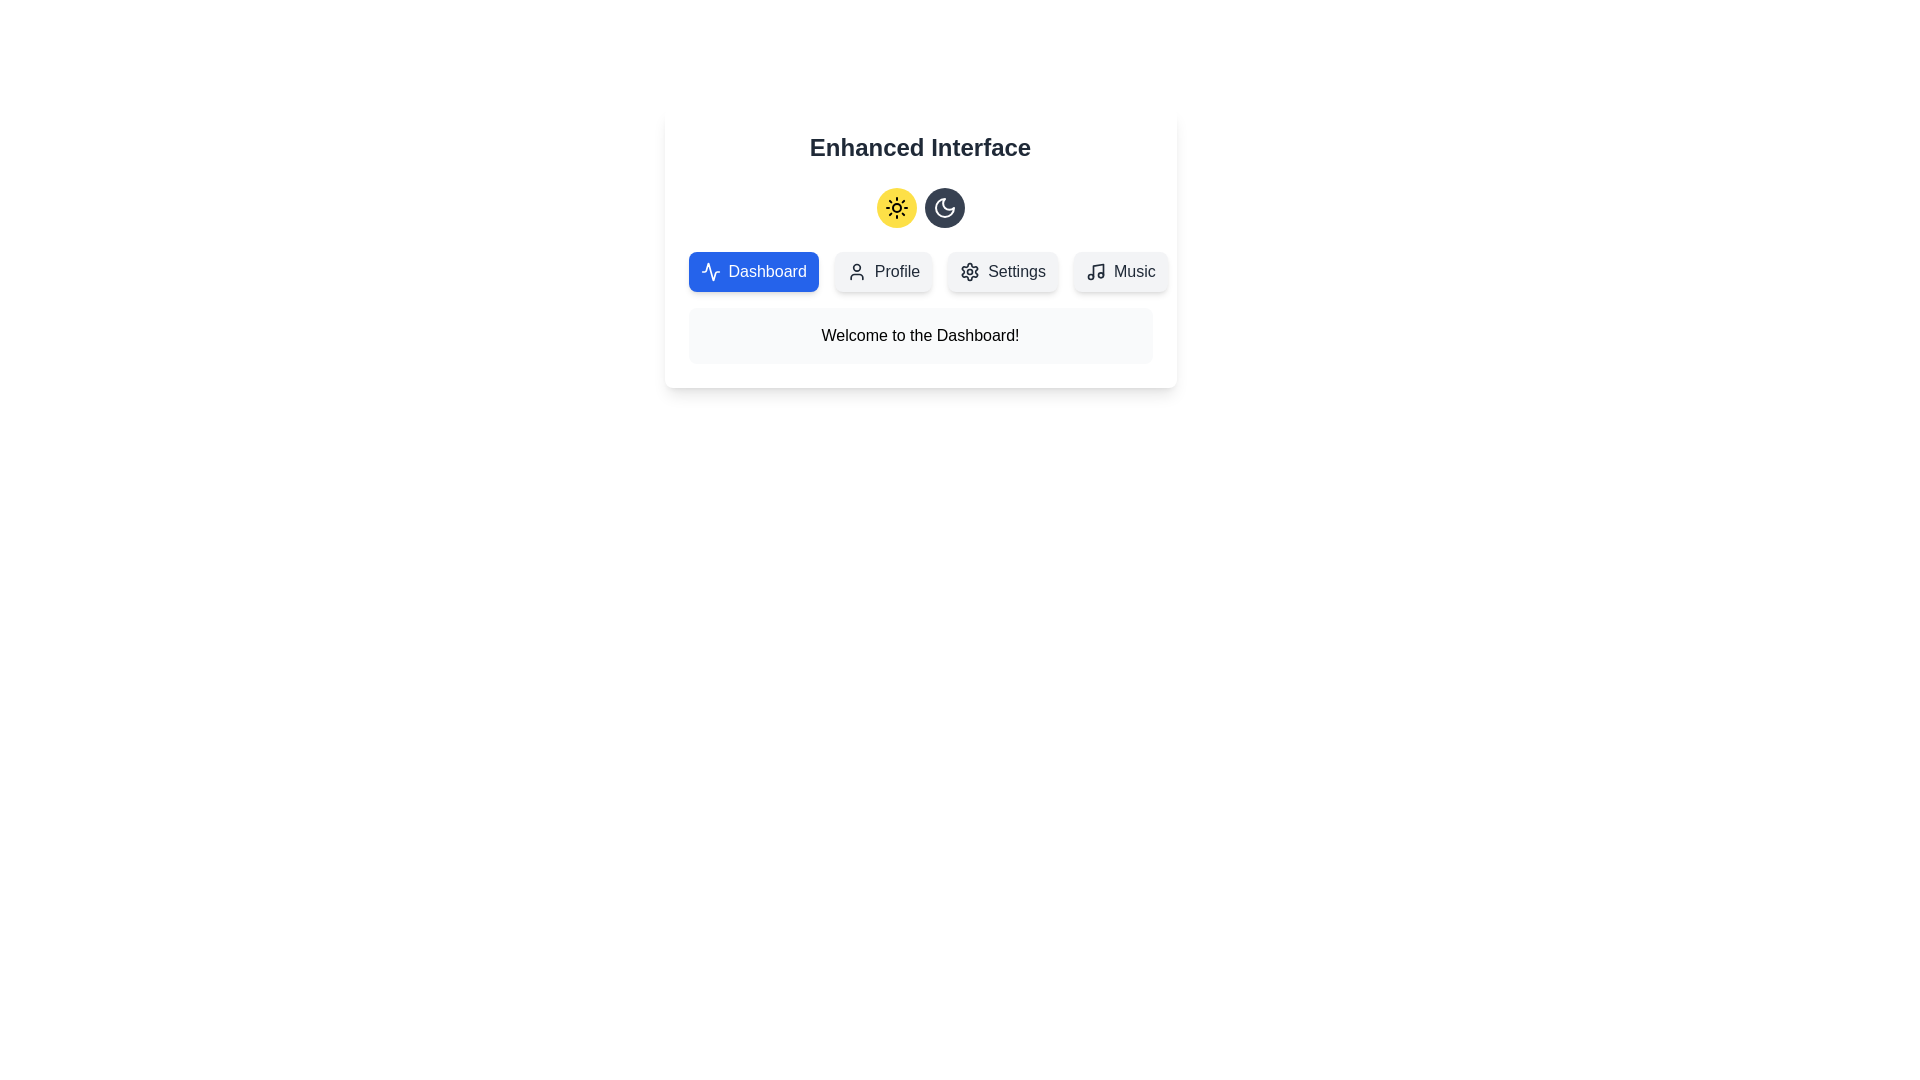 This screenshot has height=1080, width=1920. Describe the element at coordinates (895, 208) in the screenshot. I see `the circular sun icon button with a yellow background` at that location.